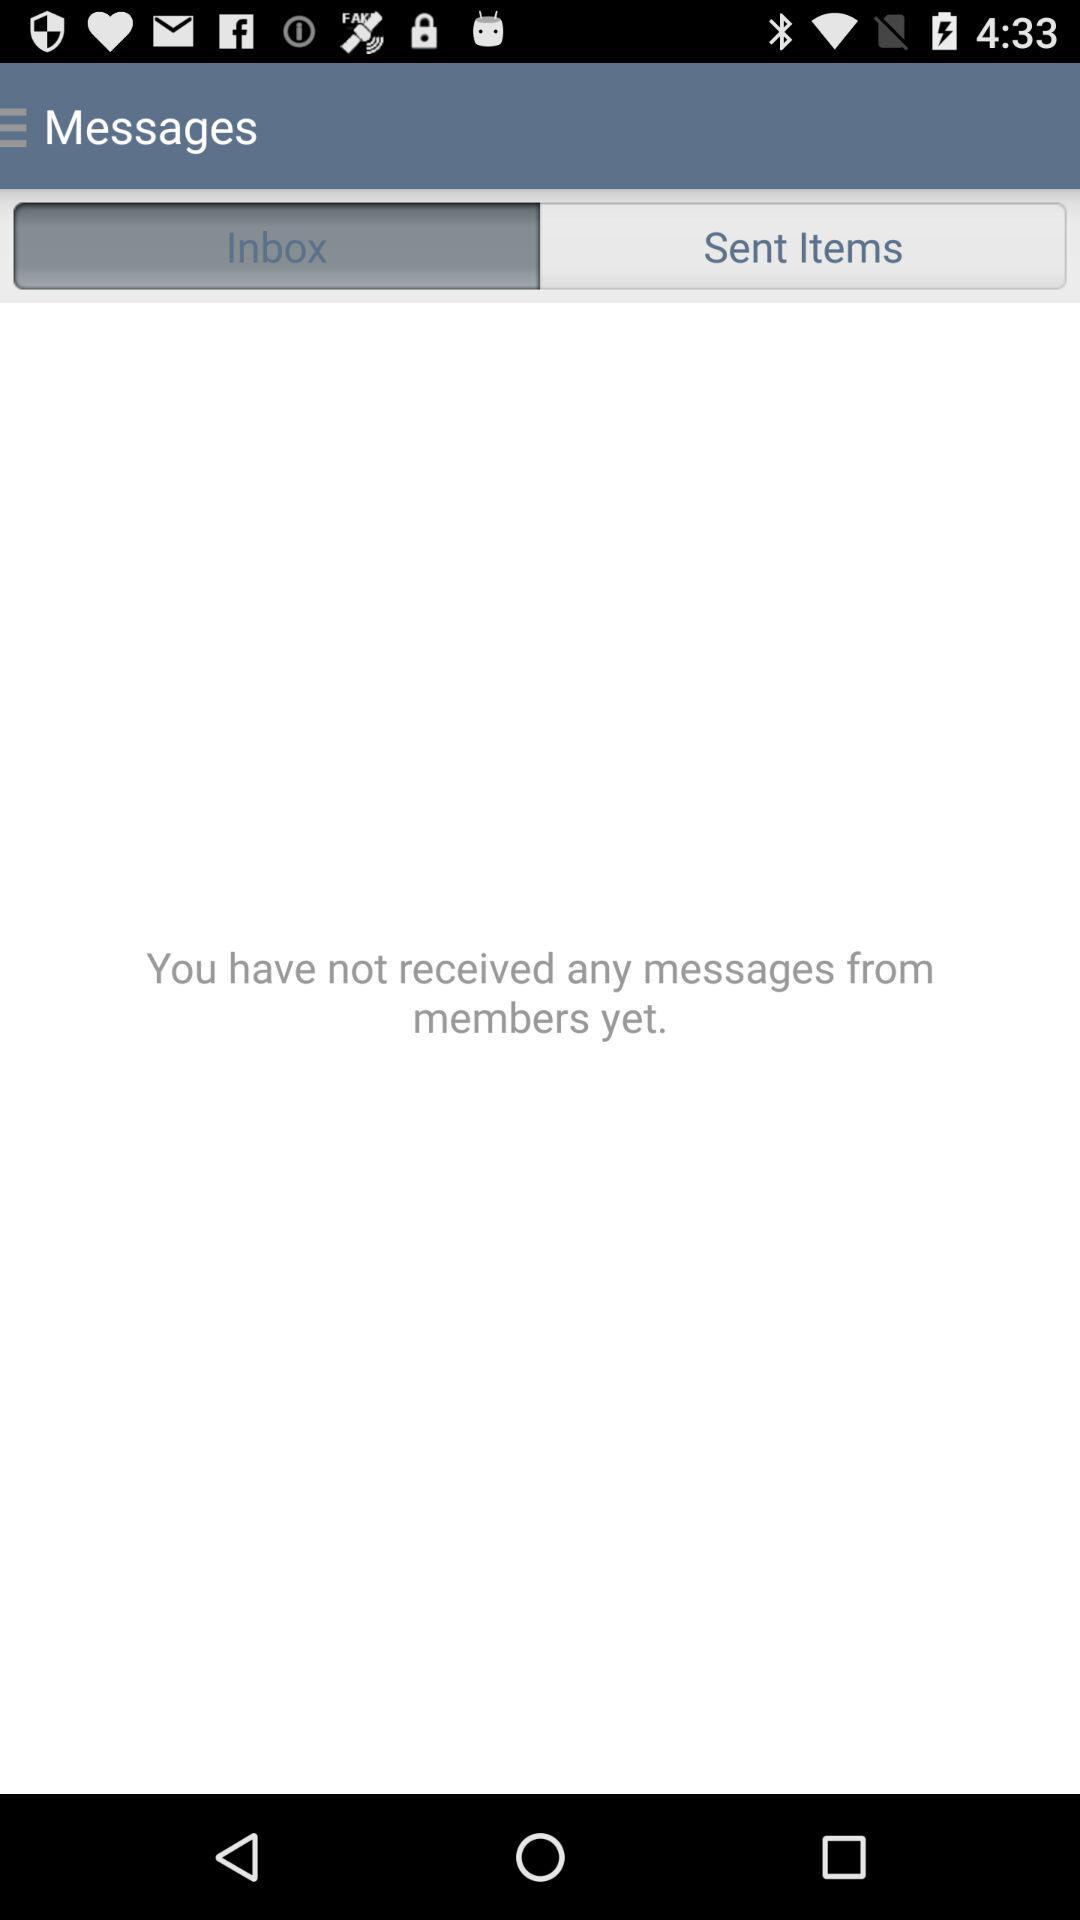 This screenshot has width=1080, height=1920. Describe the element at coordinates (802, 244) in the screenshot. I see `icon at the top right corner` at that location.